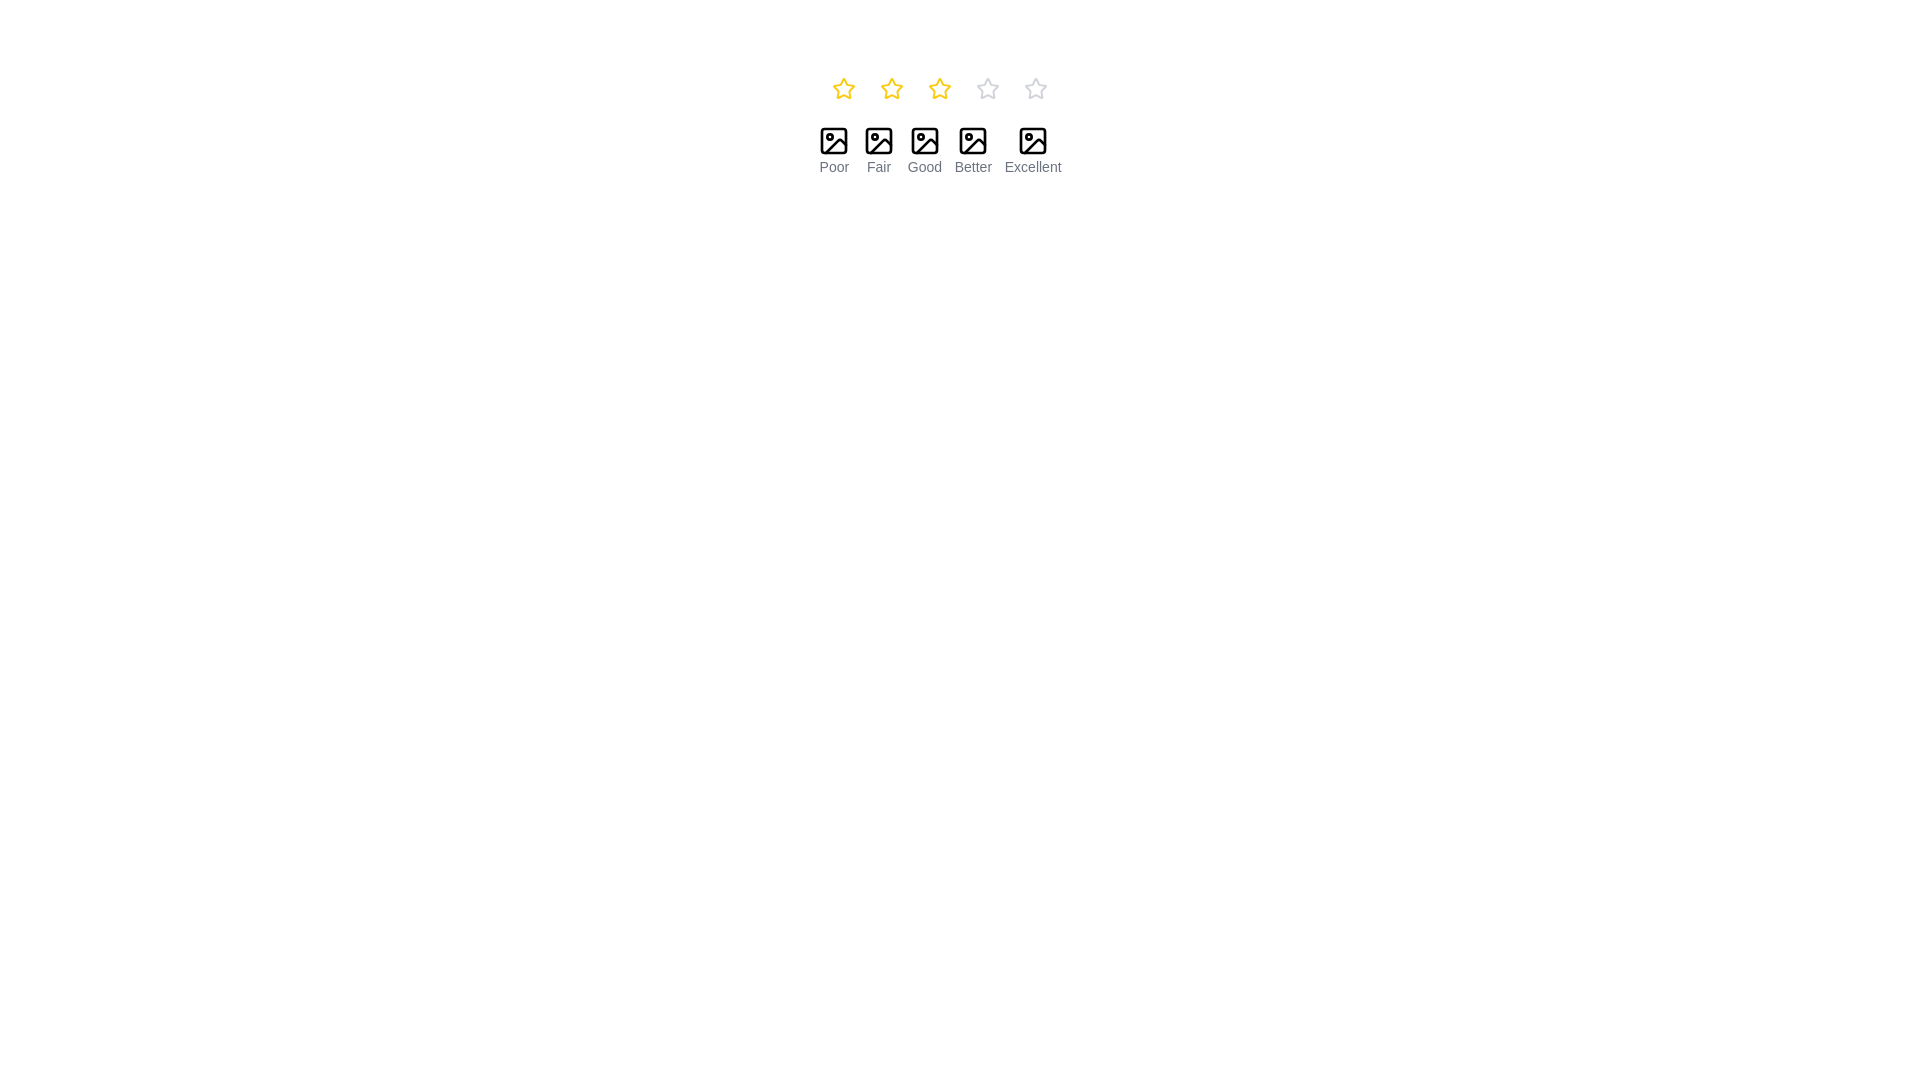 The height and width of the screenshot is (1080, 1920). I want to click on the fourth star icon, so click(1036, 87).